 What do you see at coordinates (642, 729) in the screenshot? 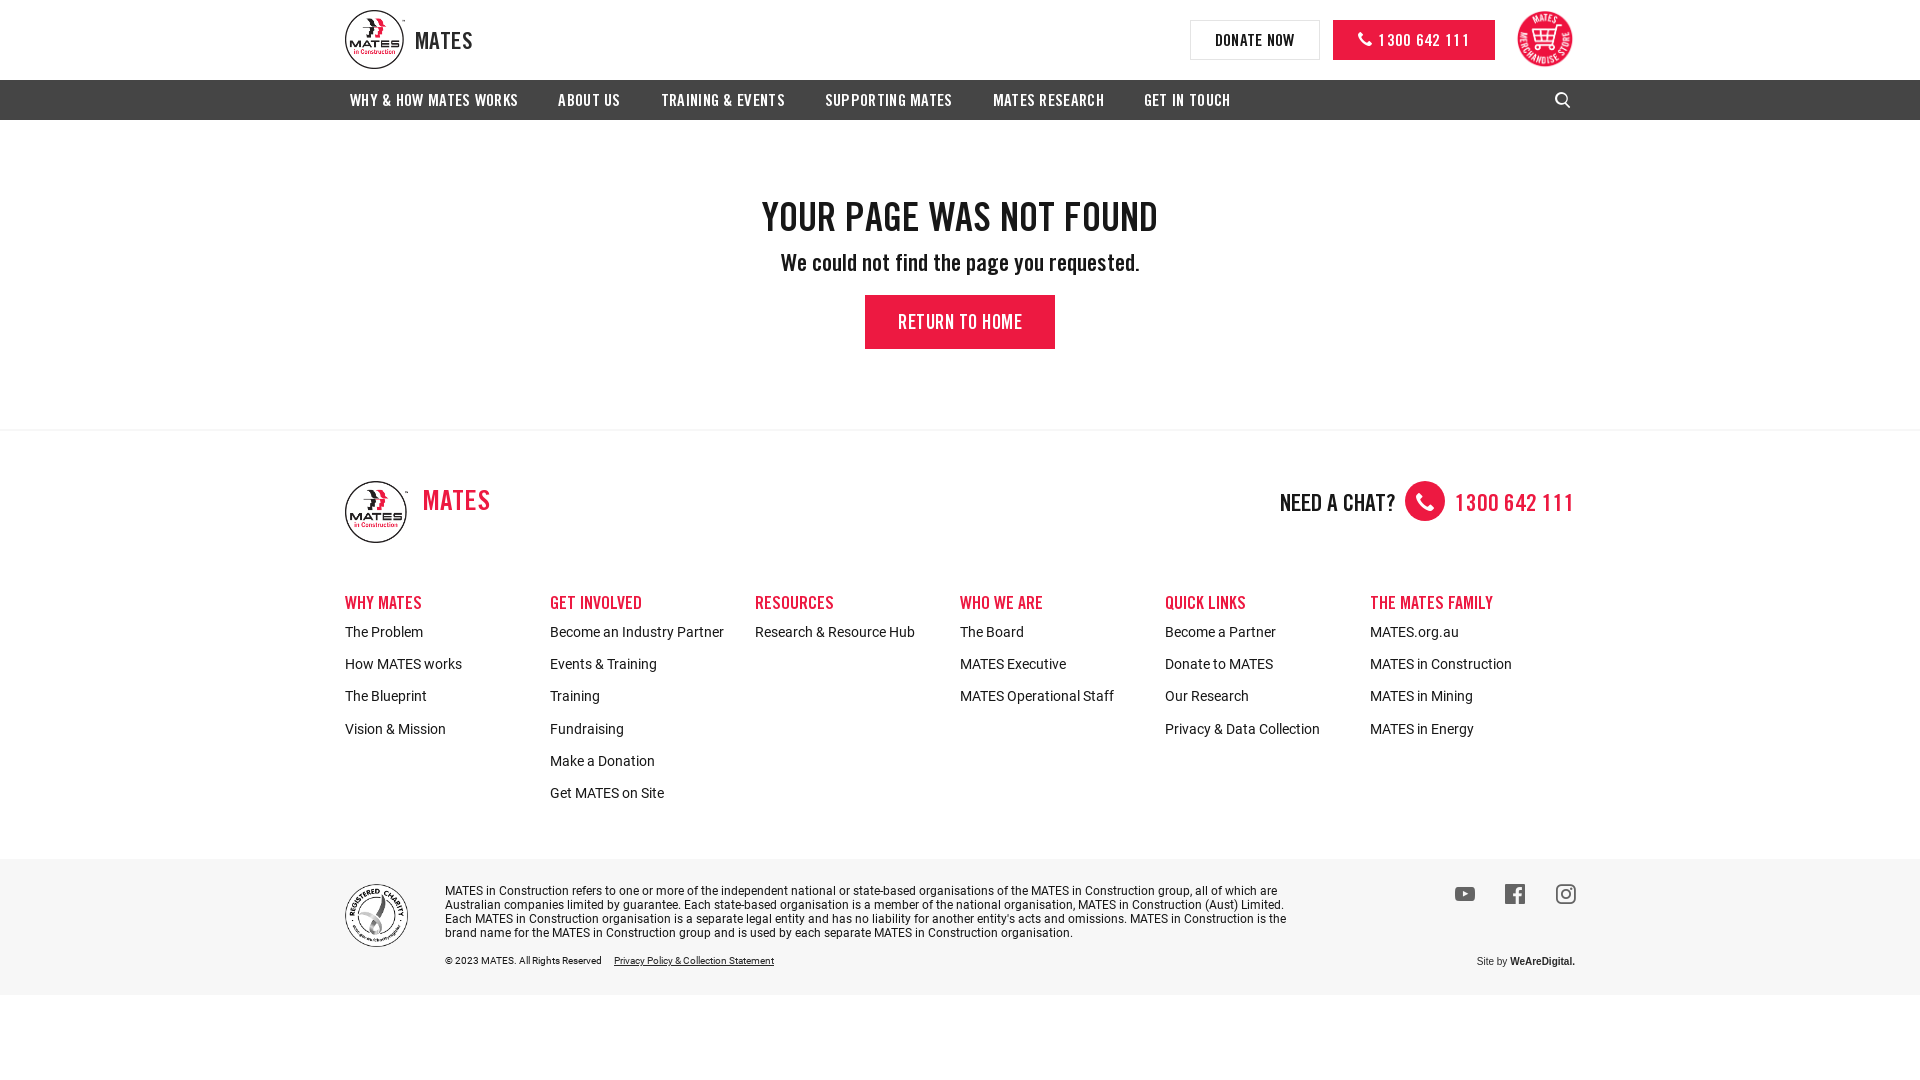
I see `'Fundraising'` at bounding box center [642, 729].